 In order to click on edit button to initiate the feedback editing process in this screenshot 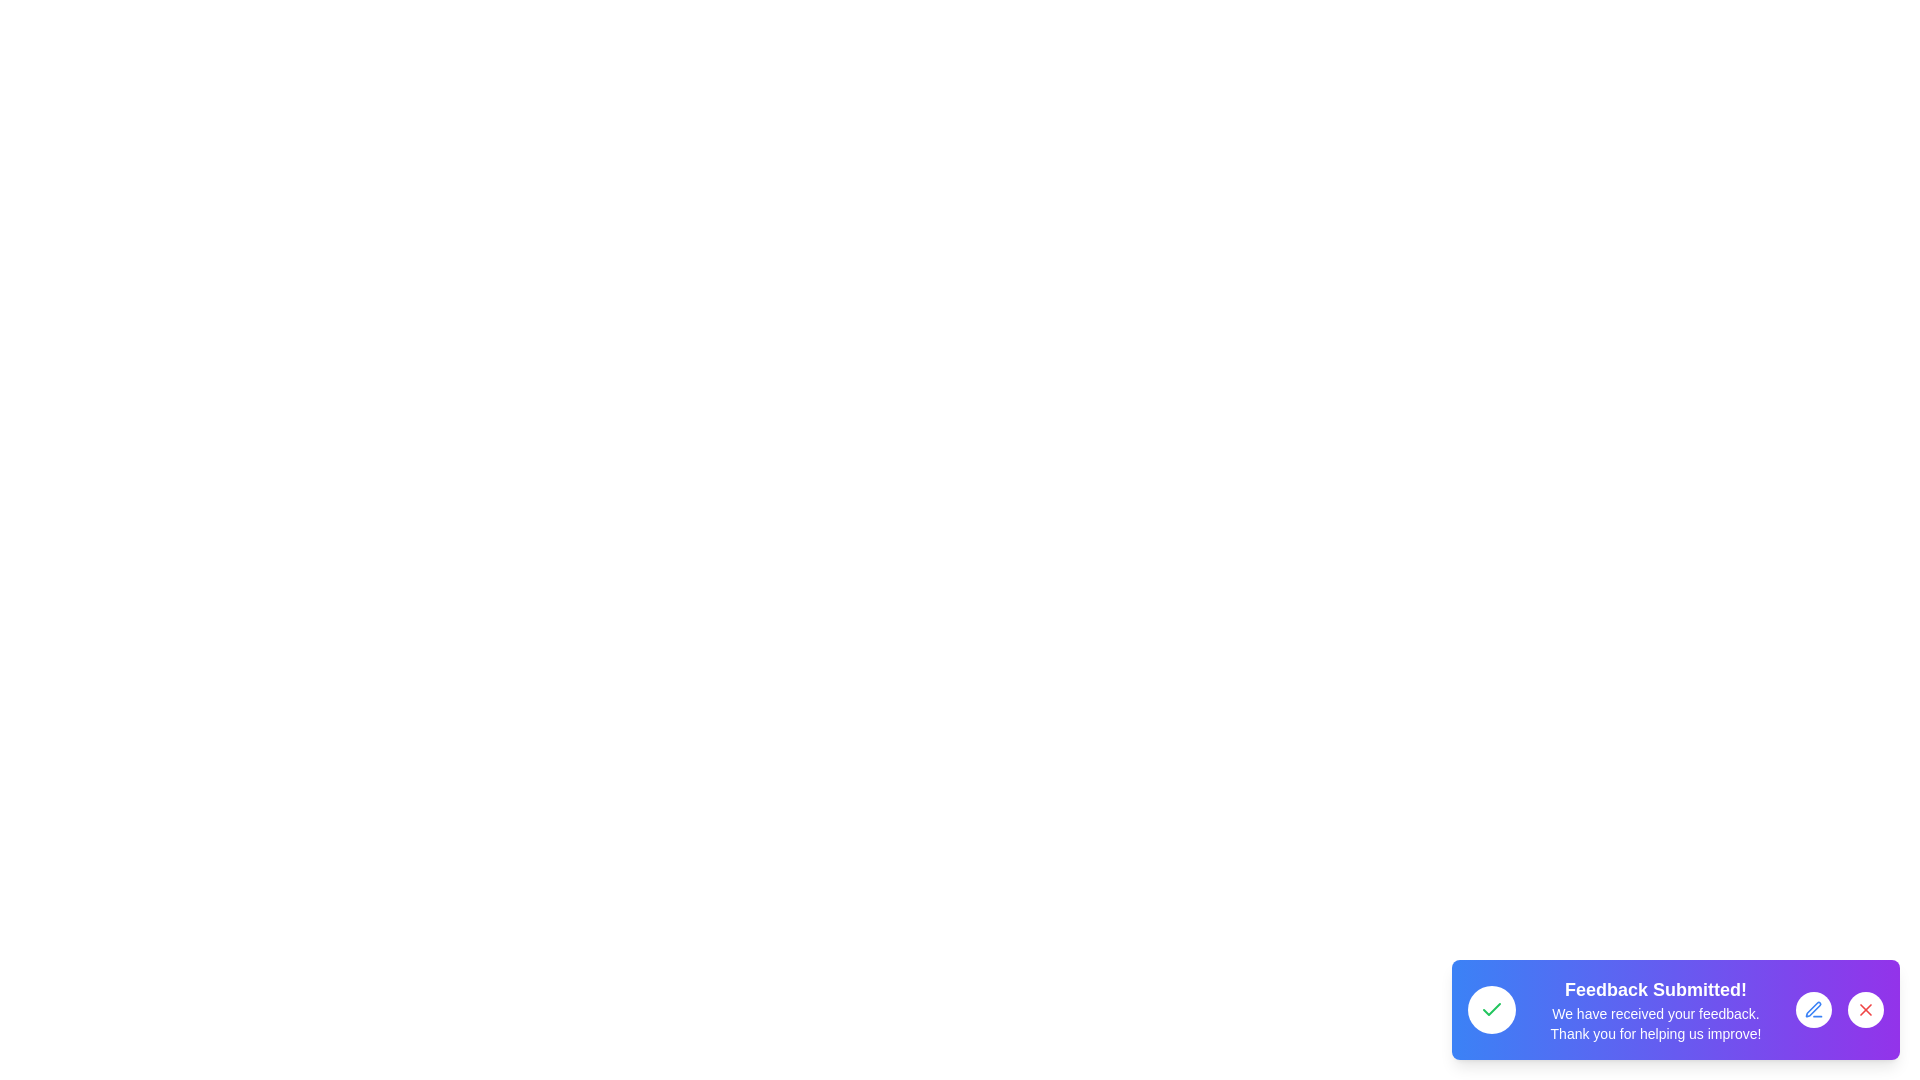, I will do `click(1814, 1010)`.